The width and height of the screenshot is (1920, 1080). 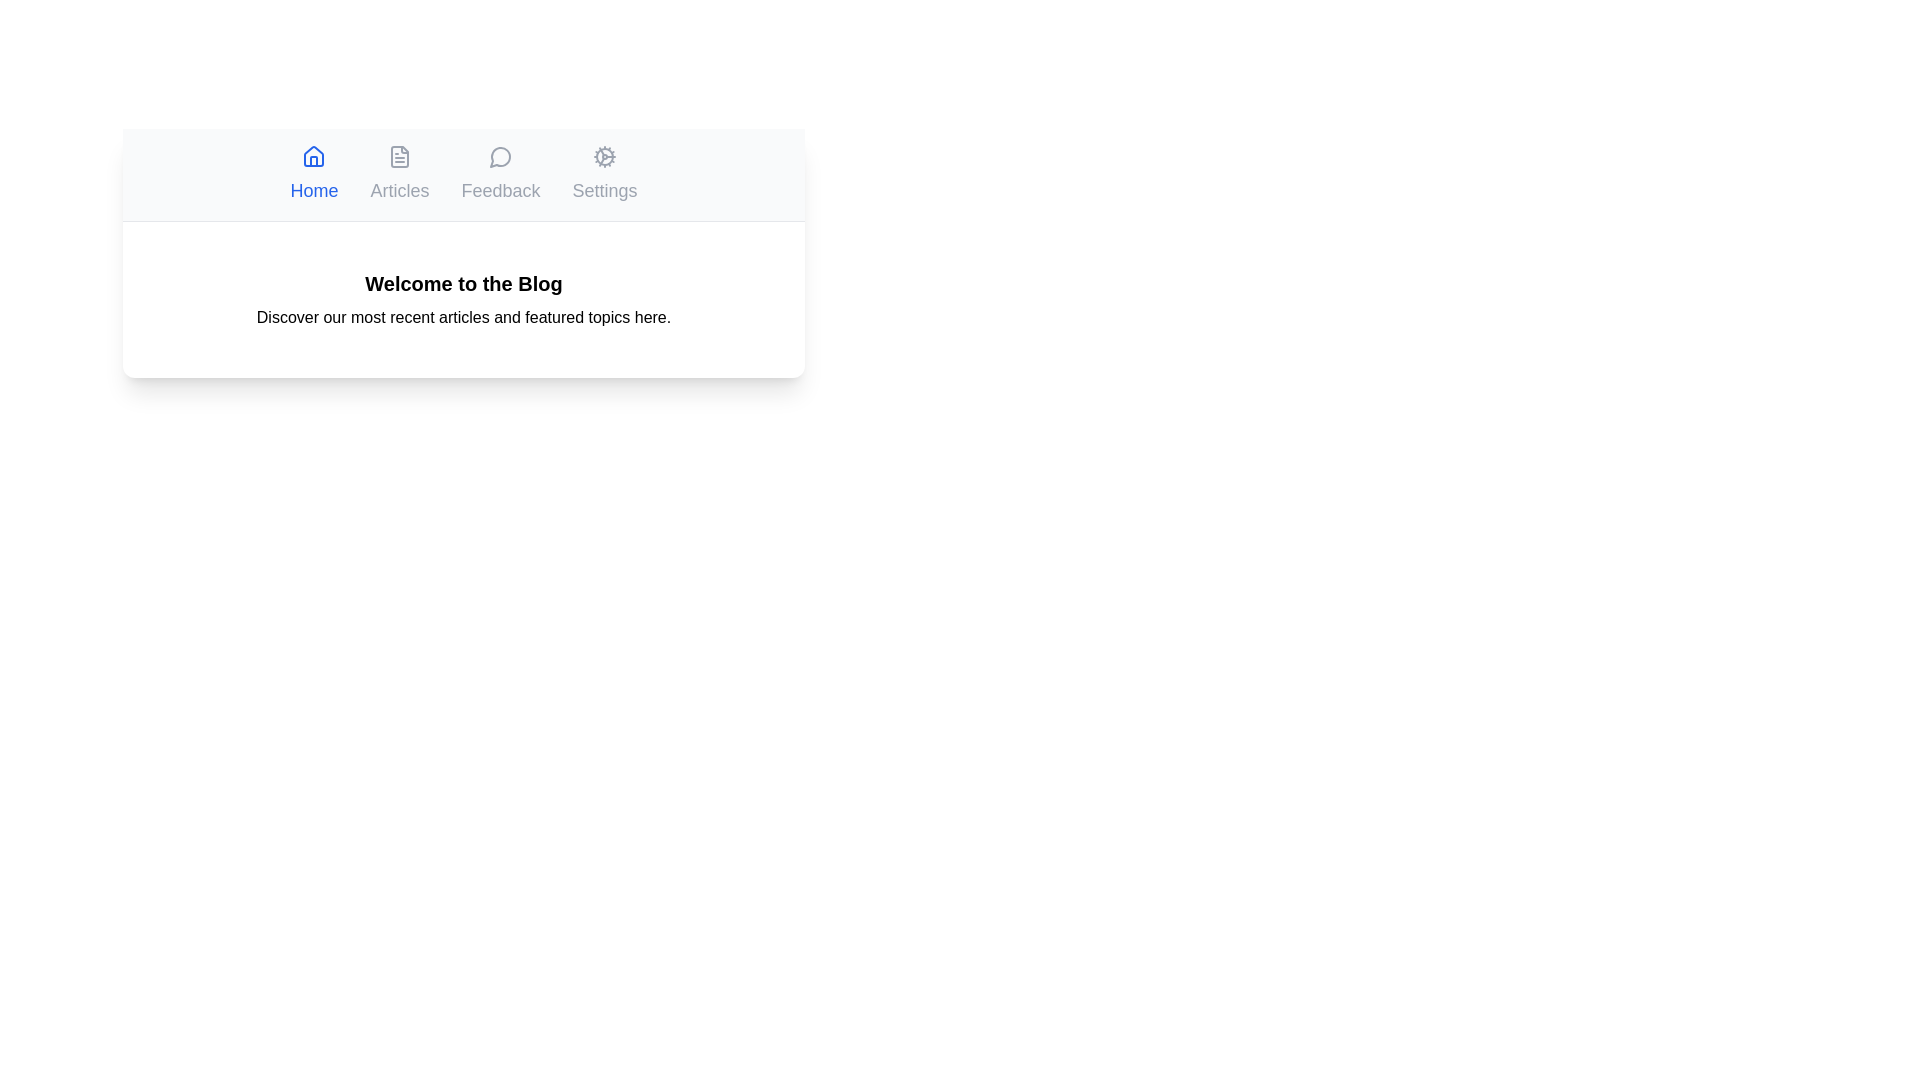 What do you see at coordinates (500, 173) in the screenshot?
I see `the Feedback tab to switch to its content section` at bounding box center [500, 173].